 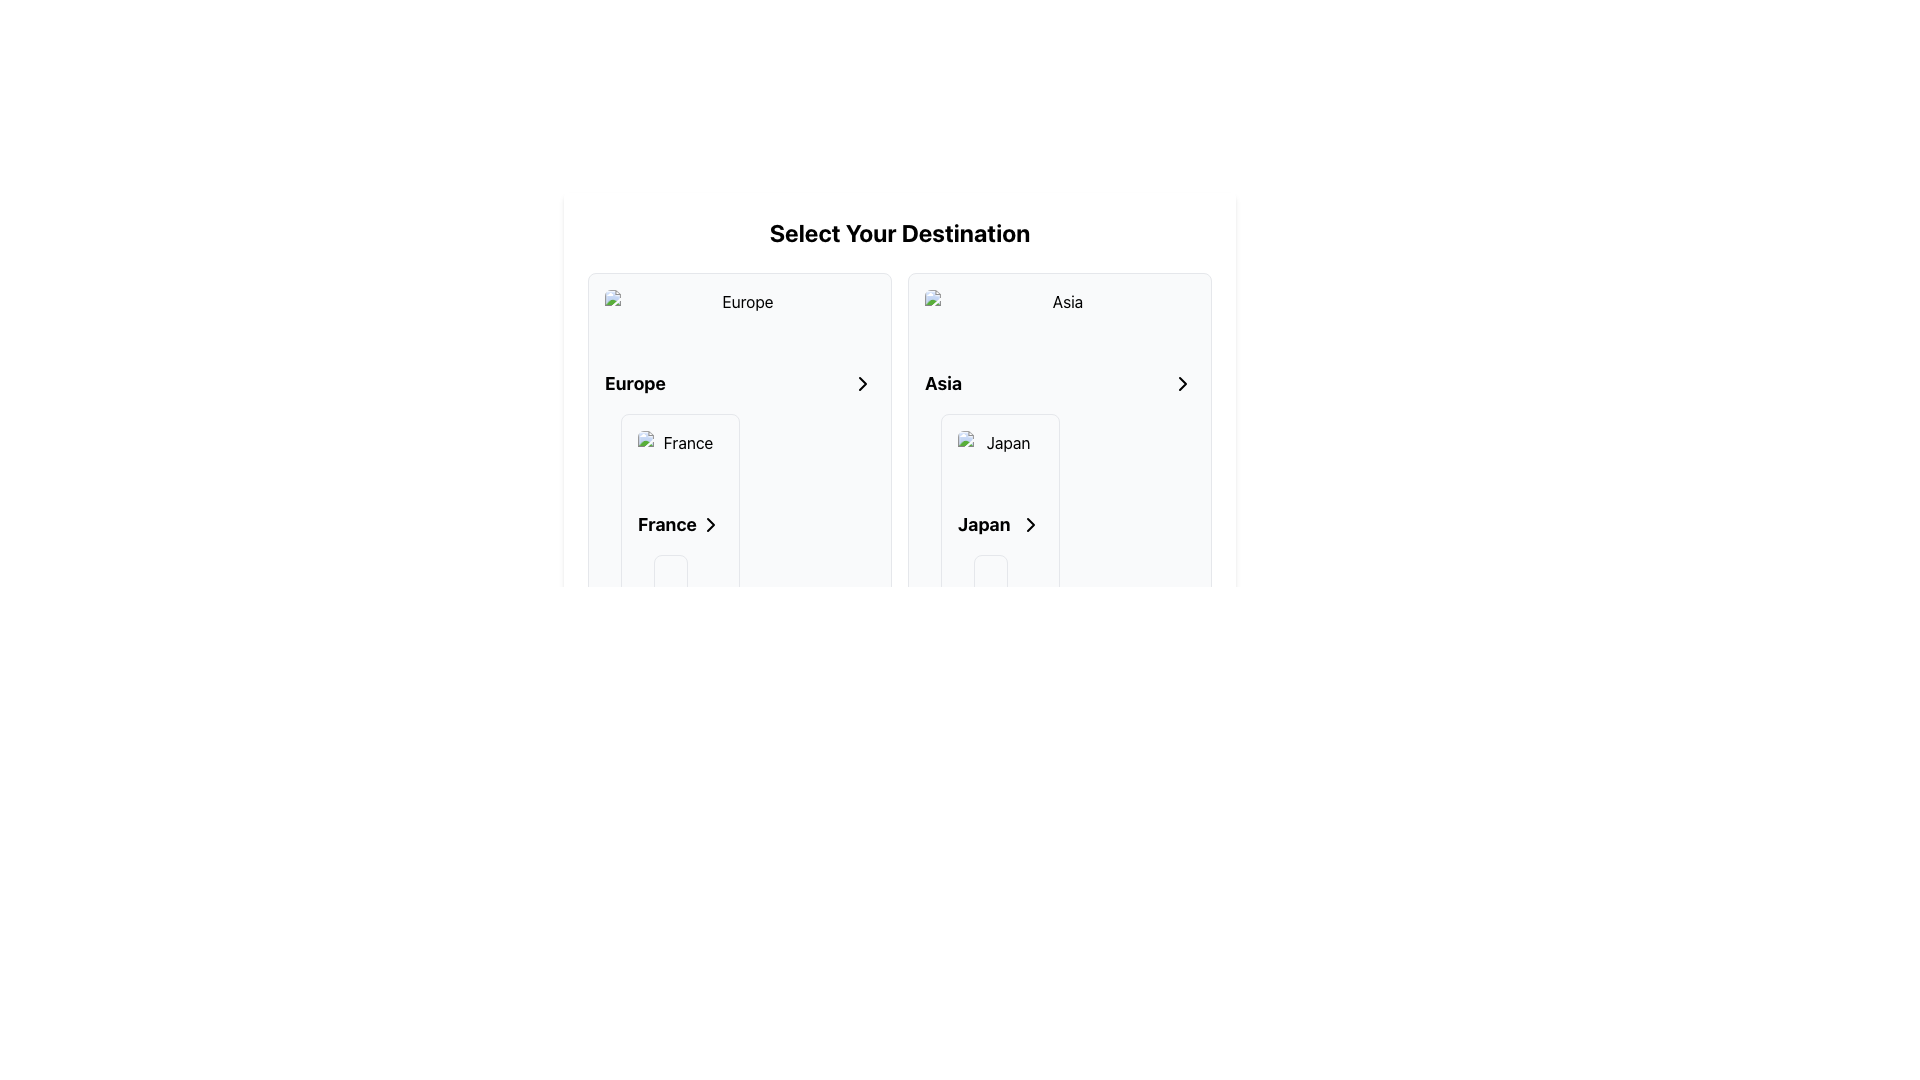 What do you see at coordinates (738, 320) in the screenshot?
I see `the image located at the top of the Europe card, which is the leftmost card in the Select Your Destination grid` at bounding box center [738, 320].